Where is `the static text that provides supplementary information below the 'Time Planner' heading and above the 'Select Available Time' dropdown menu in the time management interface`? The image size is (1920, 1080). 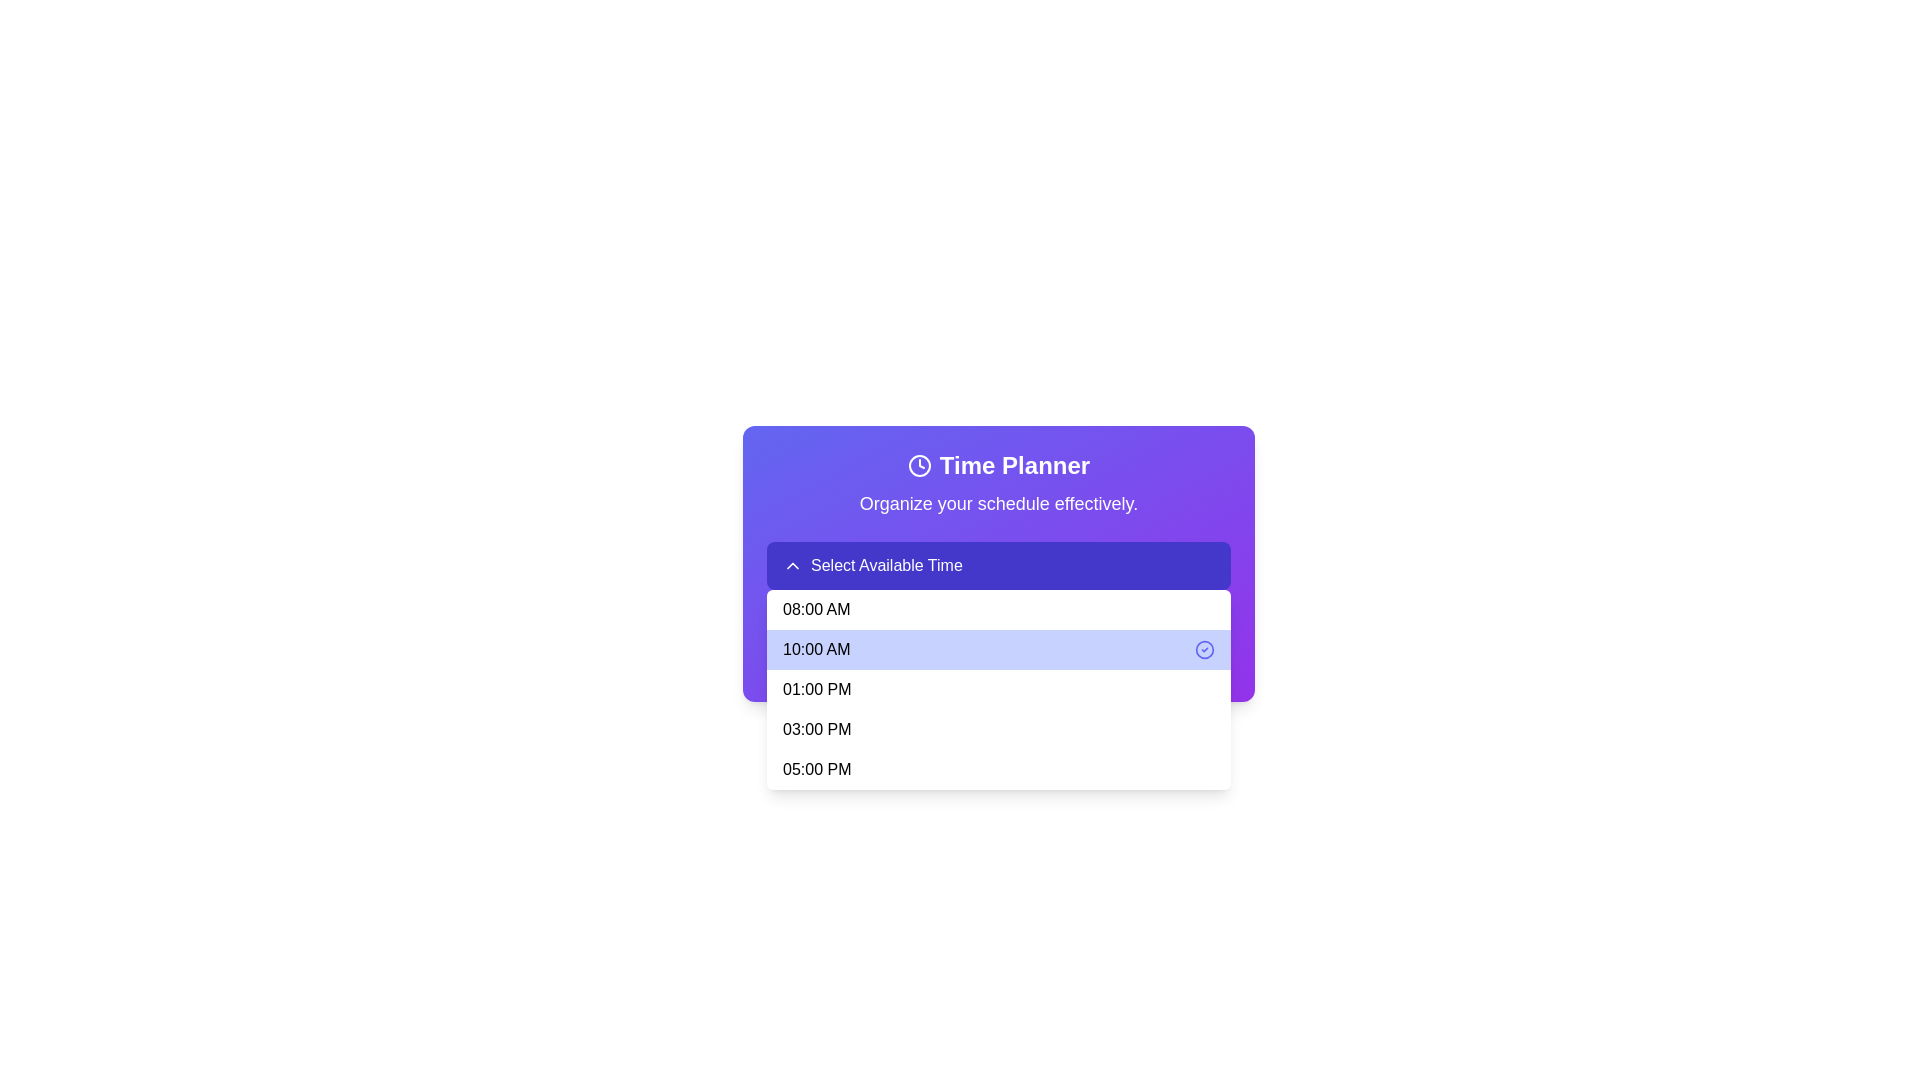
the static text that provides supplementary information below the 'Time Planner' heading and above the 'Select Available Time' dropdown menu in the time management interface is located at coordinates (998, 503).